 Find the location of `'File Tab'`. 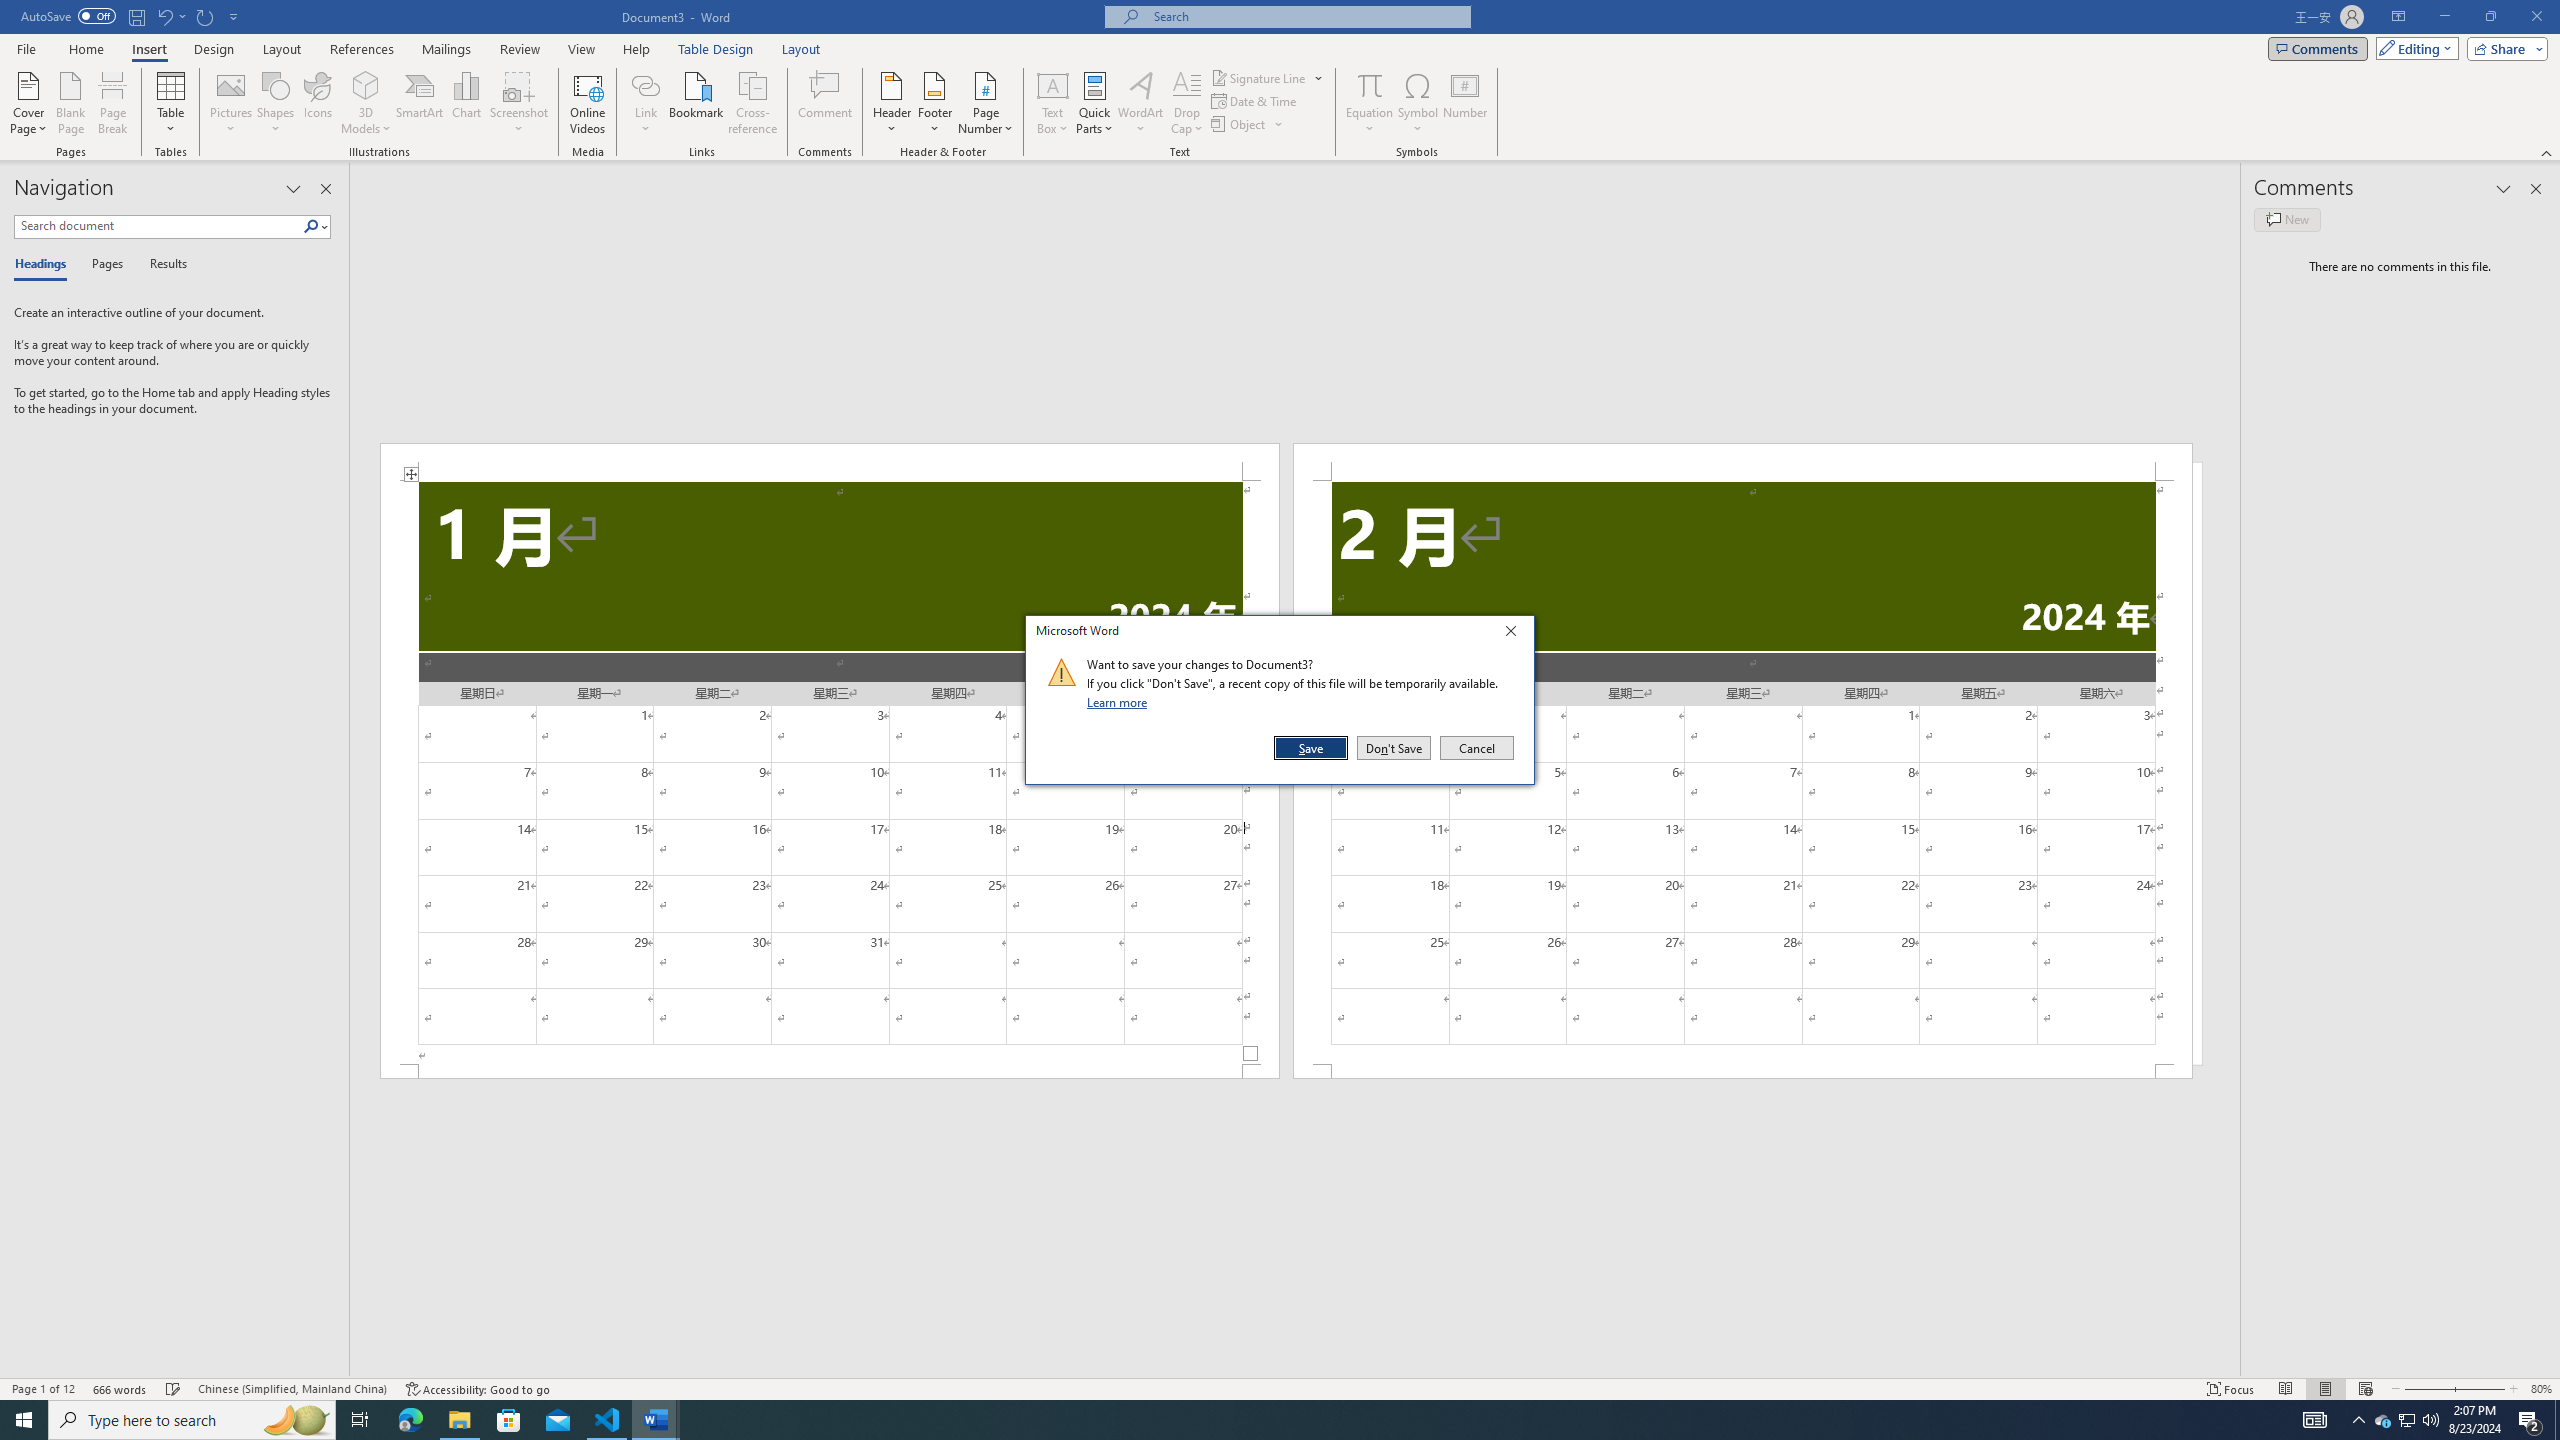

'File Tab' is located at coordinates (25, 47).